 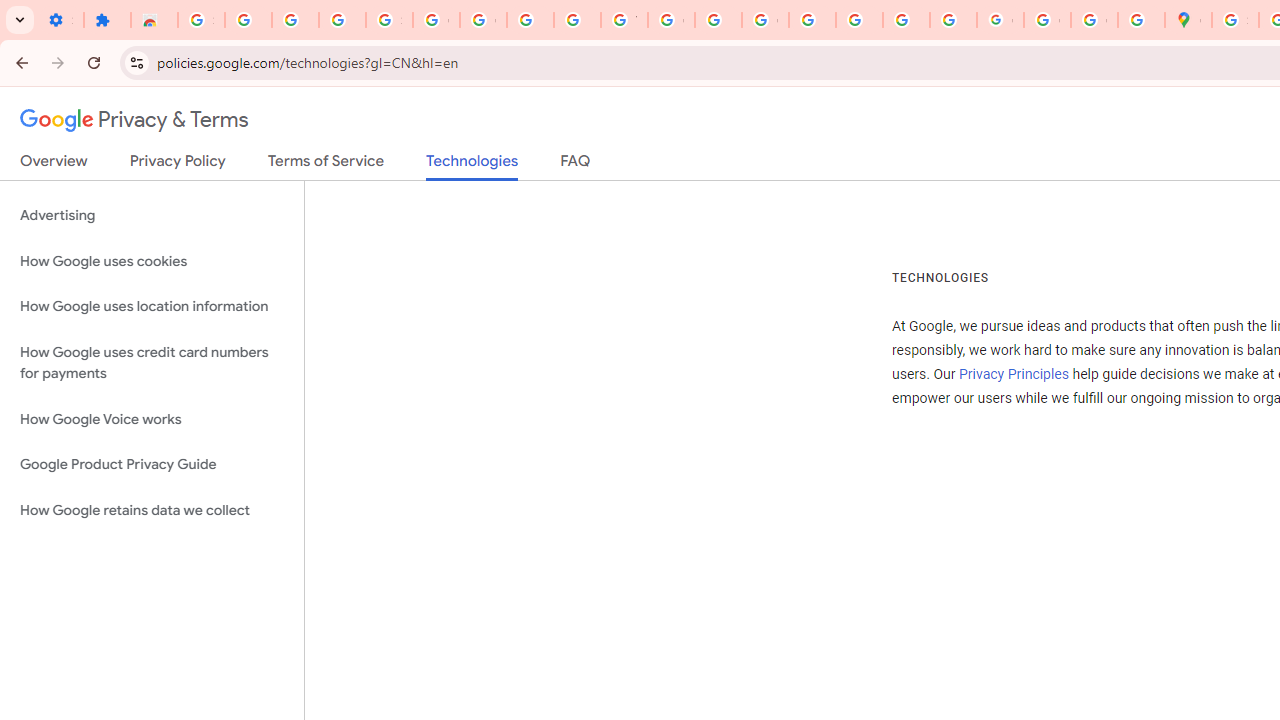 I want to click on 'Reviews: Helix Fruit Jump Arcade Game', so click(x=153, y=20).